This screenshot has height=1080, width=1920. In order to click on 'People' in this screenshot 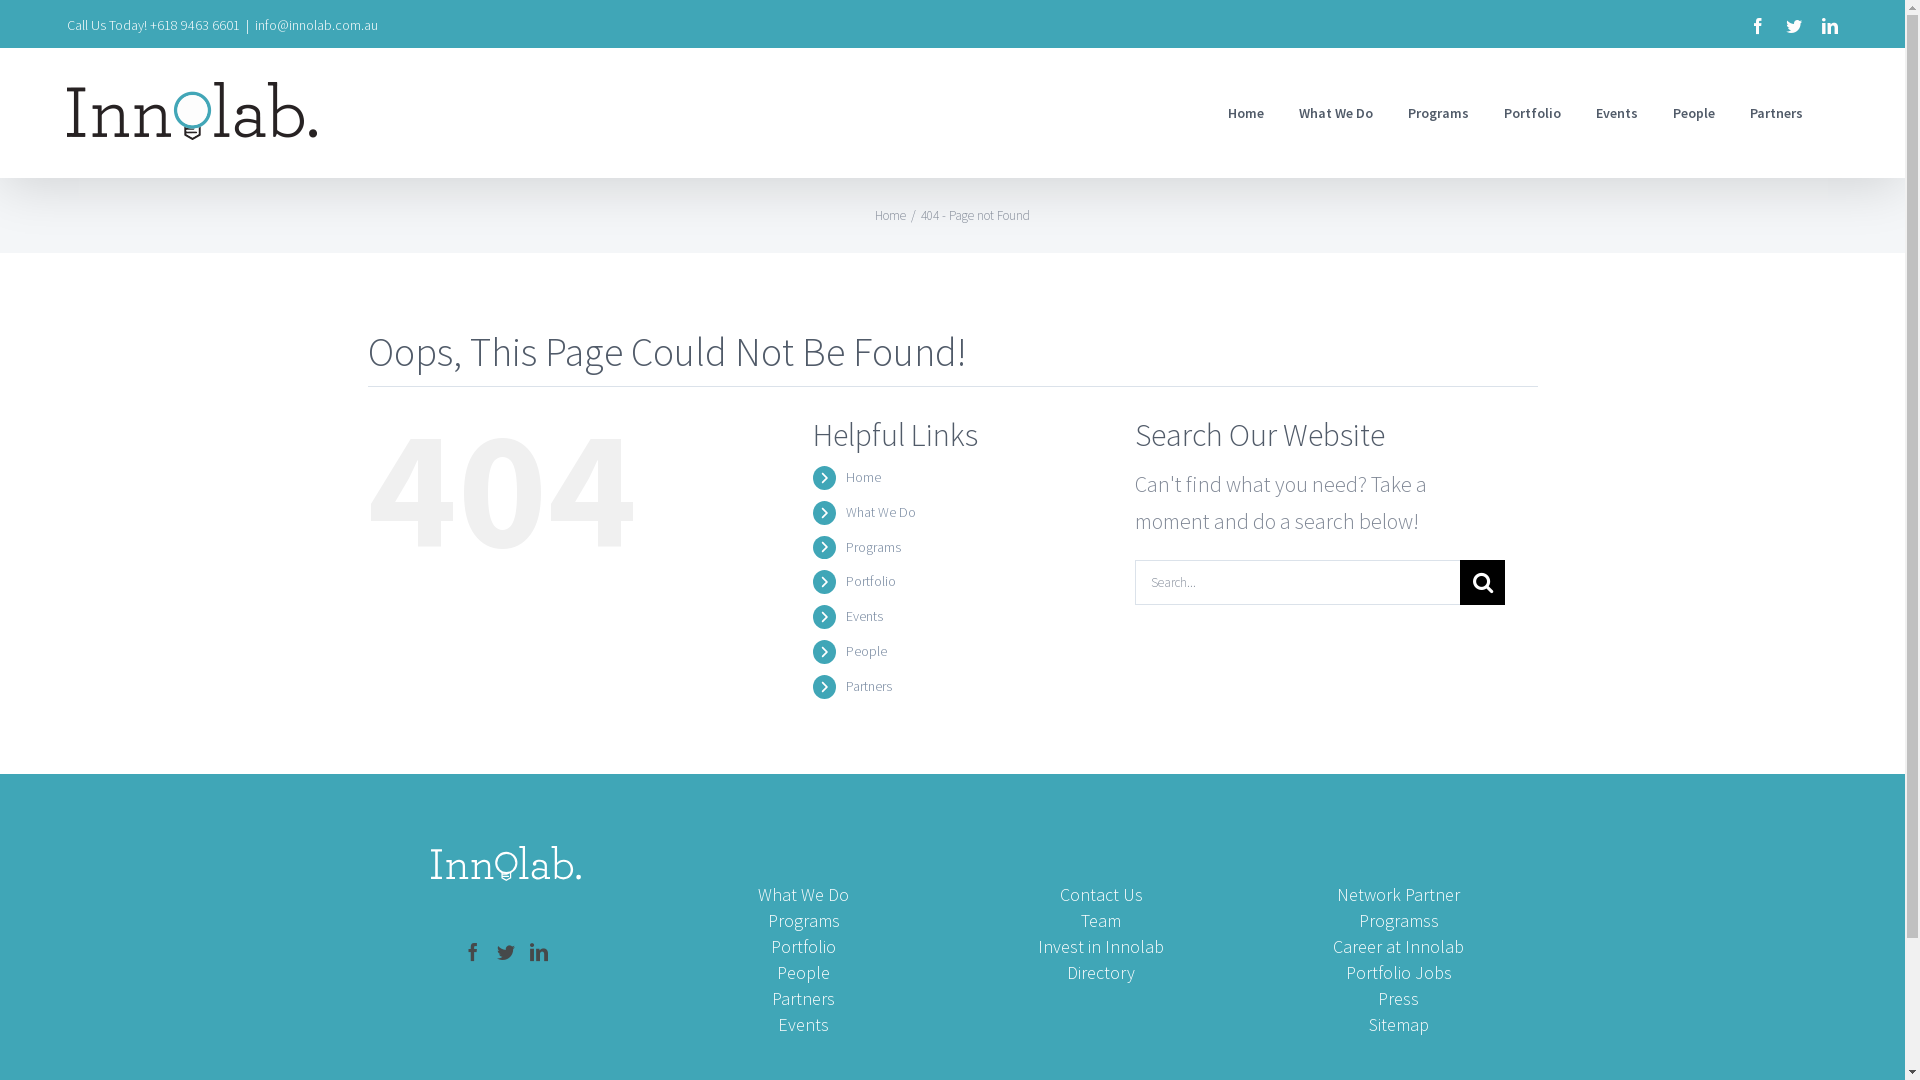, I will do `click(845, 651)`.